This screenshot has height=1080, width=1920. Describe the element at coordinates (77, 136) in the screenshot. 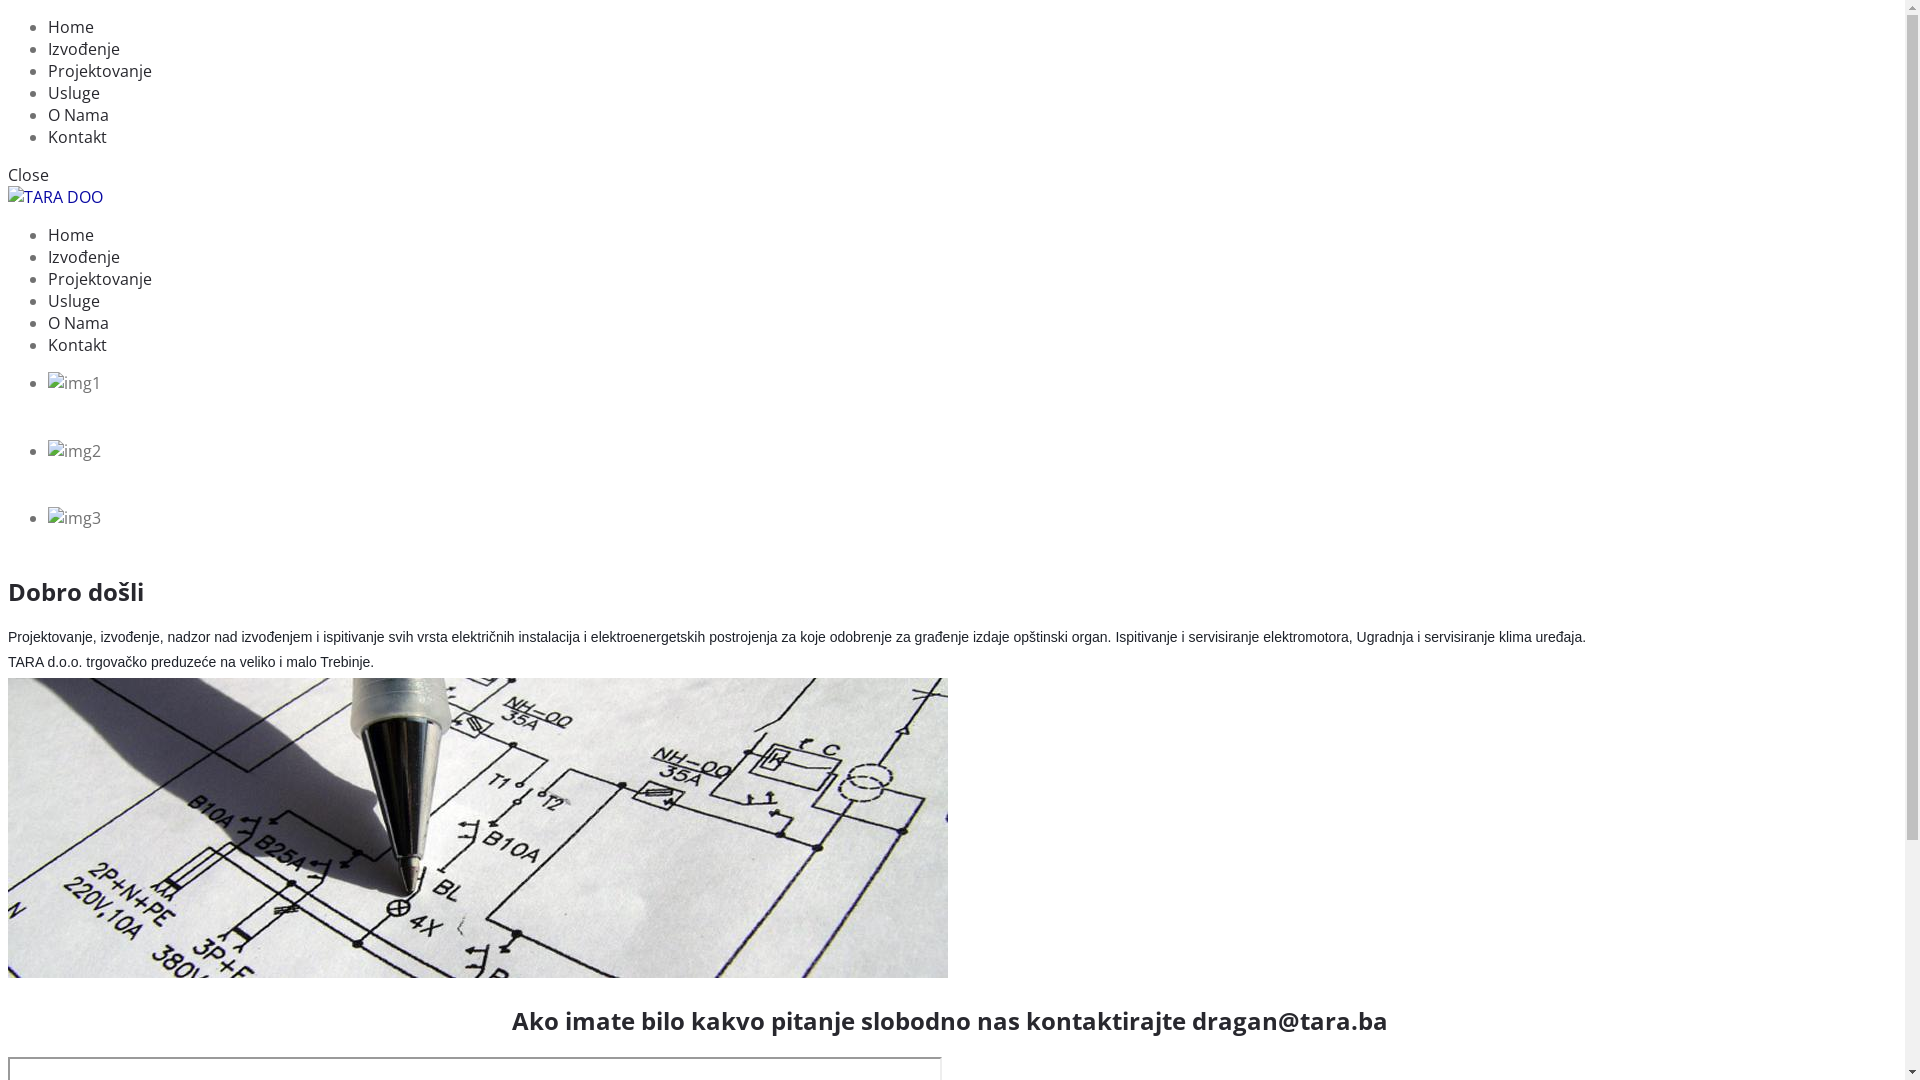

I see `'Kontakt'` at that location.